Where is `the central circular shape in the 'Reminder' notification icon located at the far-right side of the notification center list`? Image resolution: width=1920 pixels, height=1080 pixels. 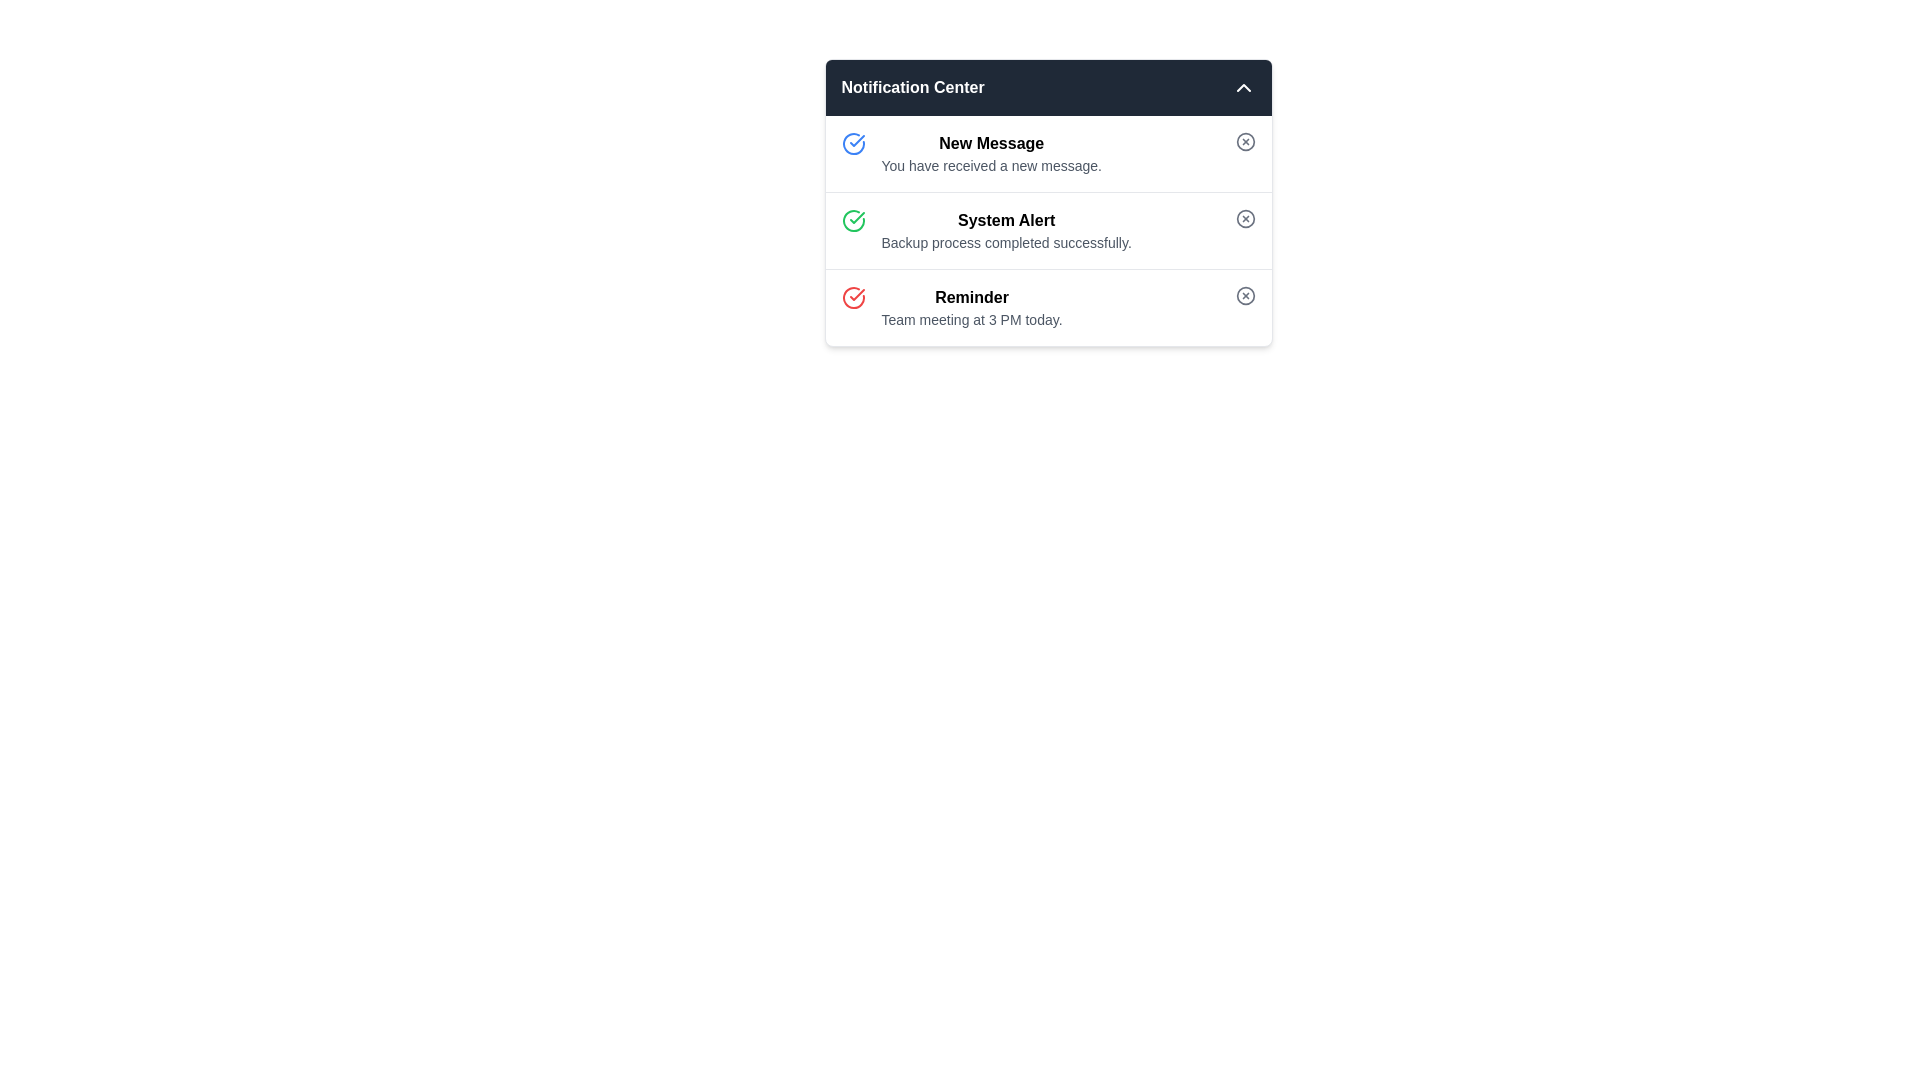
the central circular shape in the 'Reminder' notification icon located at the far-right side of the notification center list is located at coordinates (1244, 296).